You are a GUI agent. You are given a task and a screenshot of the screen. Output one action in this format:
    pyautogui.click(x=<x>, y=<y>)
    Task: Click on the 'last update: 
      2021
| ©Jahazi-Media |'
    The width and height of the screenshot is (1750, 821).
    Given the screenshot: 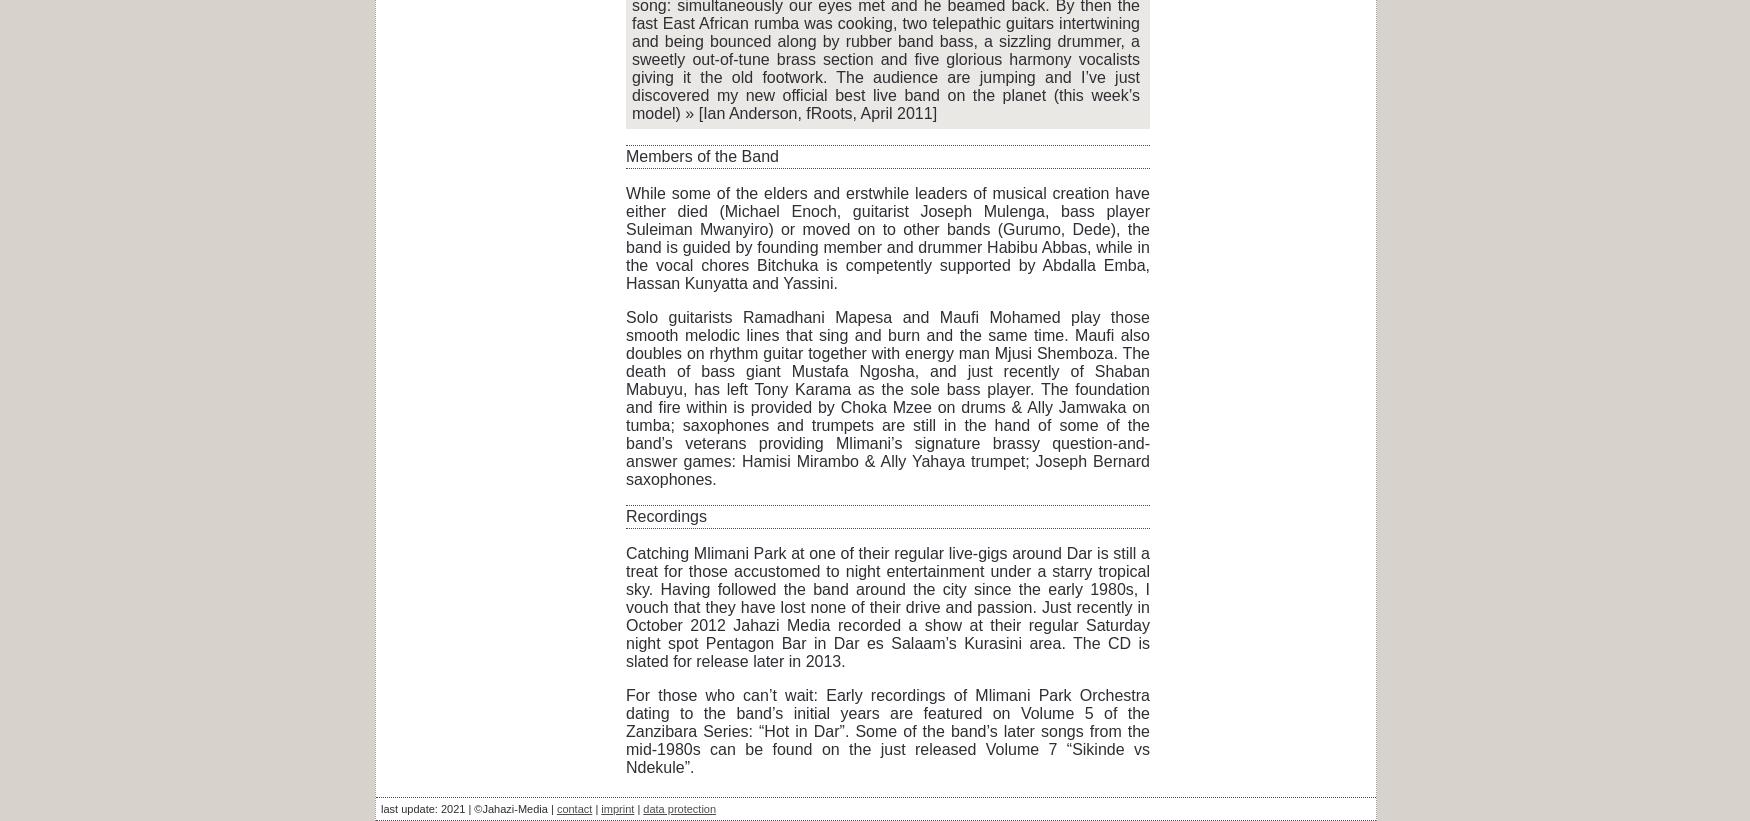 What is the action you would take?
    pyautogui.click(x=468, y=809)
    